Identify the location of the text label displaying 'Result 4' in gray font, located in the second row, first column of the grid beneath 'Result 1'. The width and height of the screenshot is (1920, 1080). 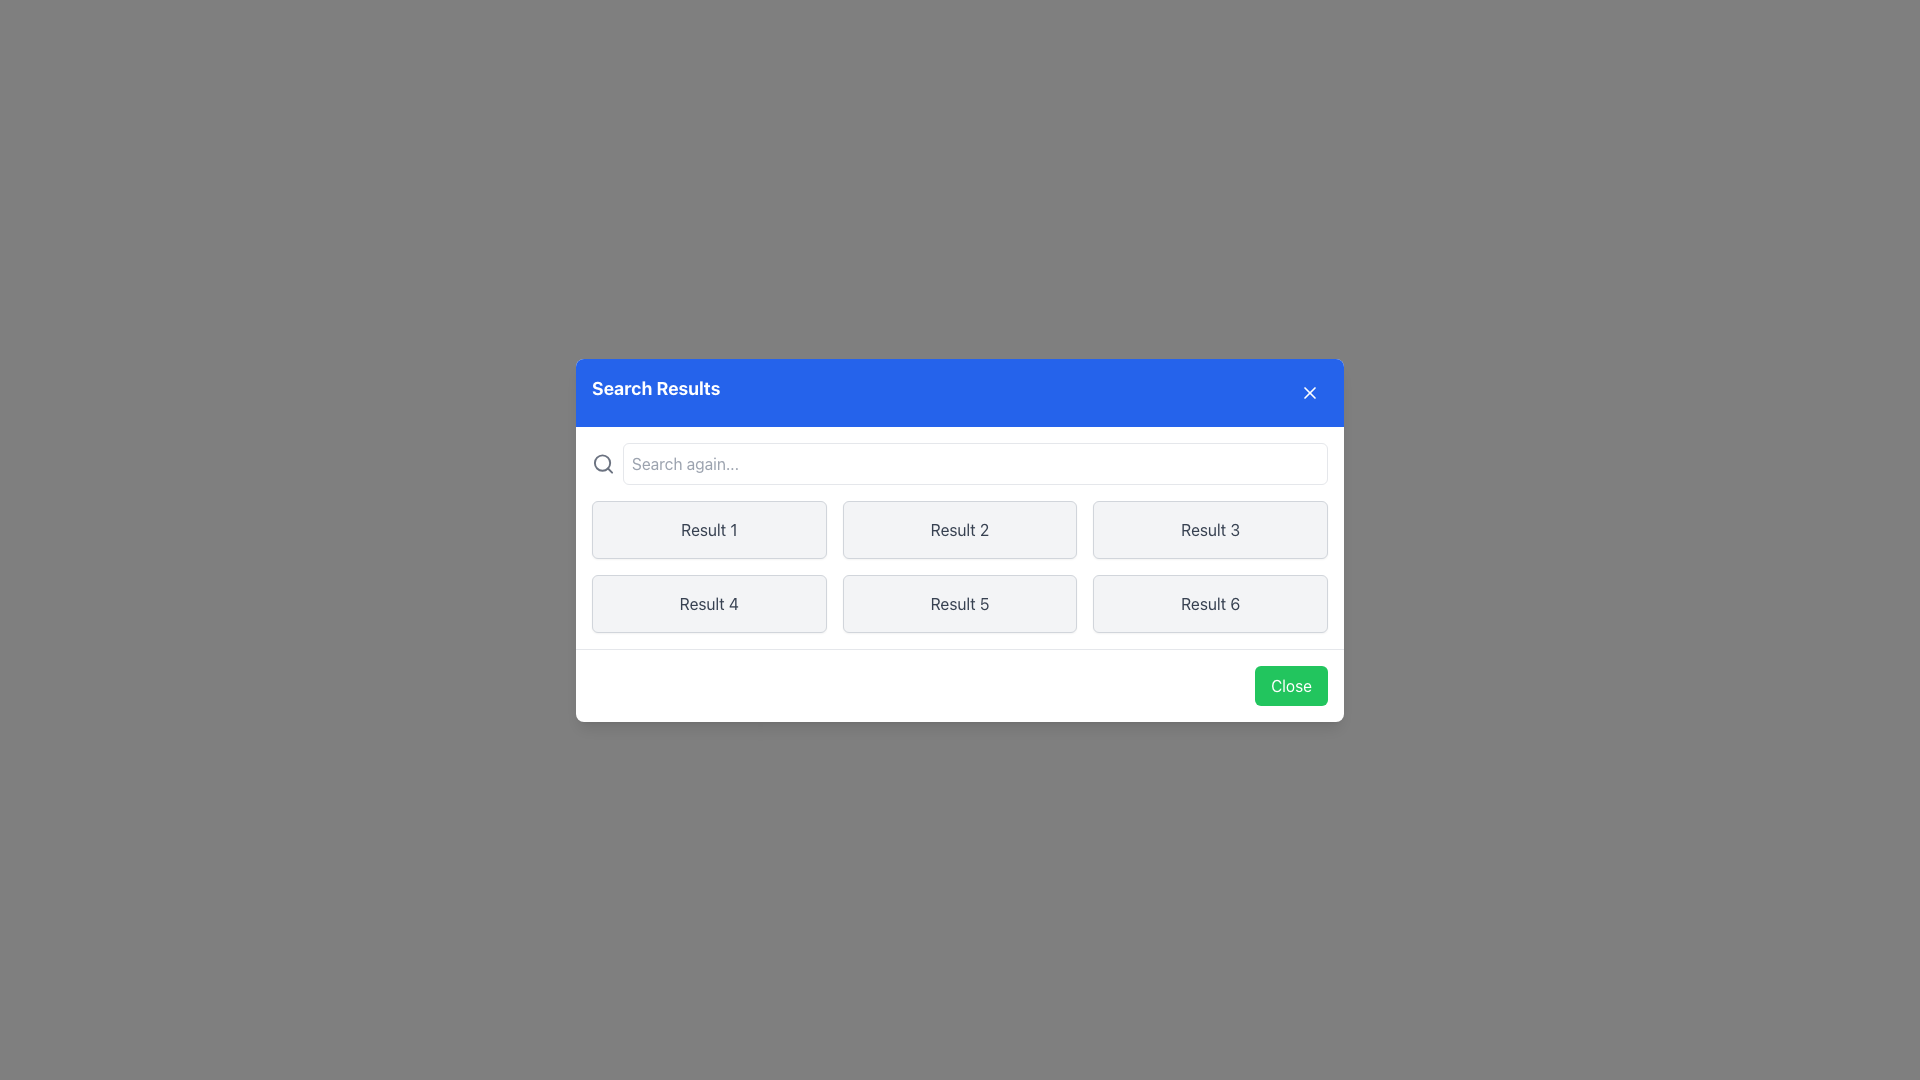
(709, 602).